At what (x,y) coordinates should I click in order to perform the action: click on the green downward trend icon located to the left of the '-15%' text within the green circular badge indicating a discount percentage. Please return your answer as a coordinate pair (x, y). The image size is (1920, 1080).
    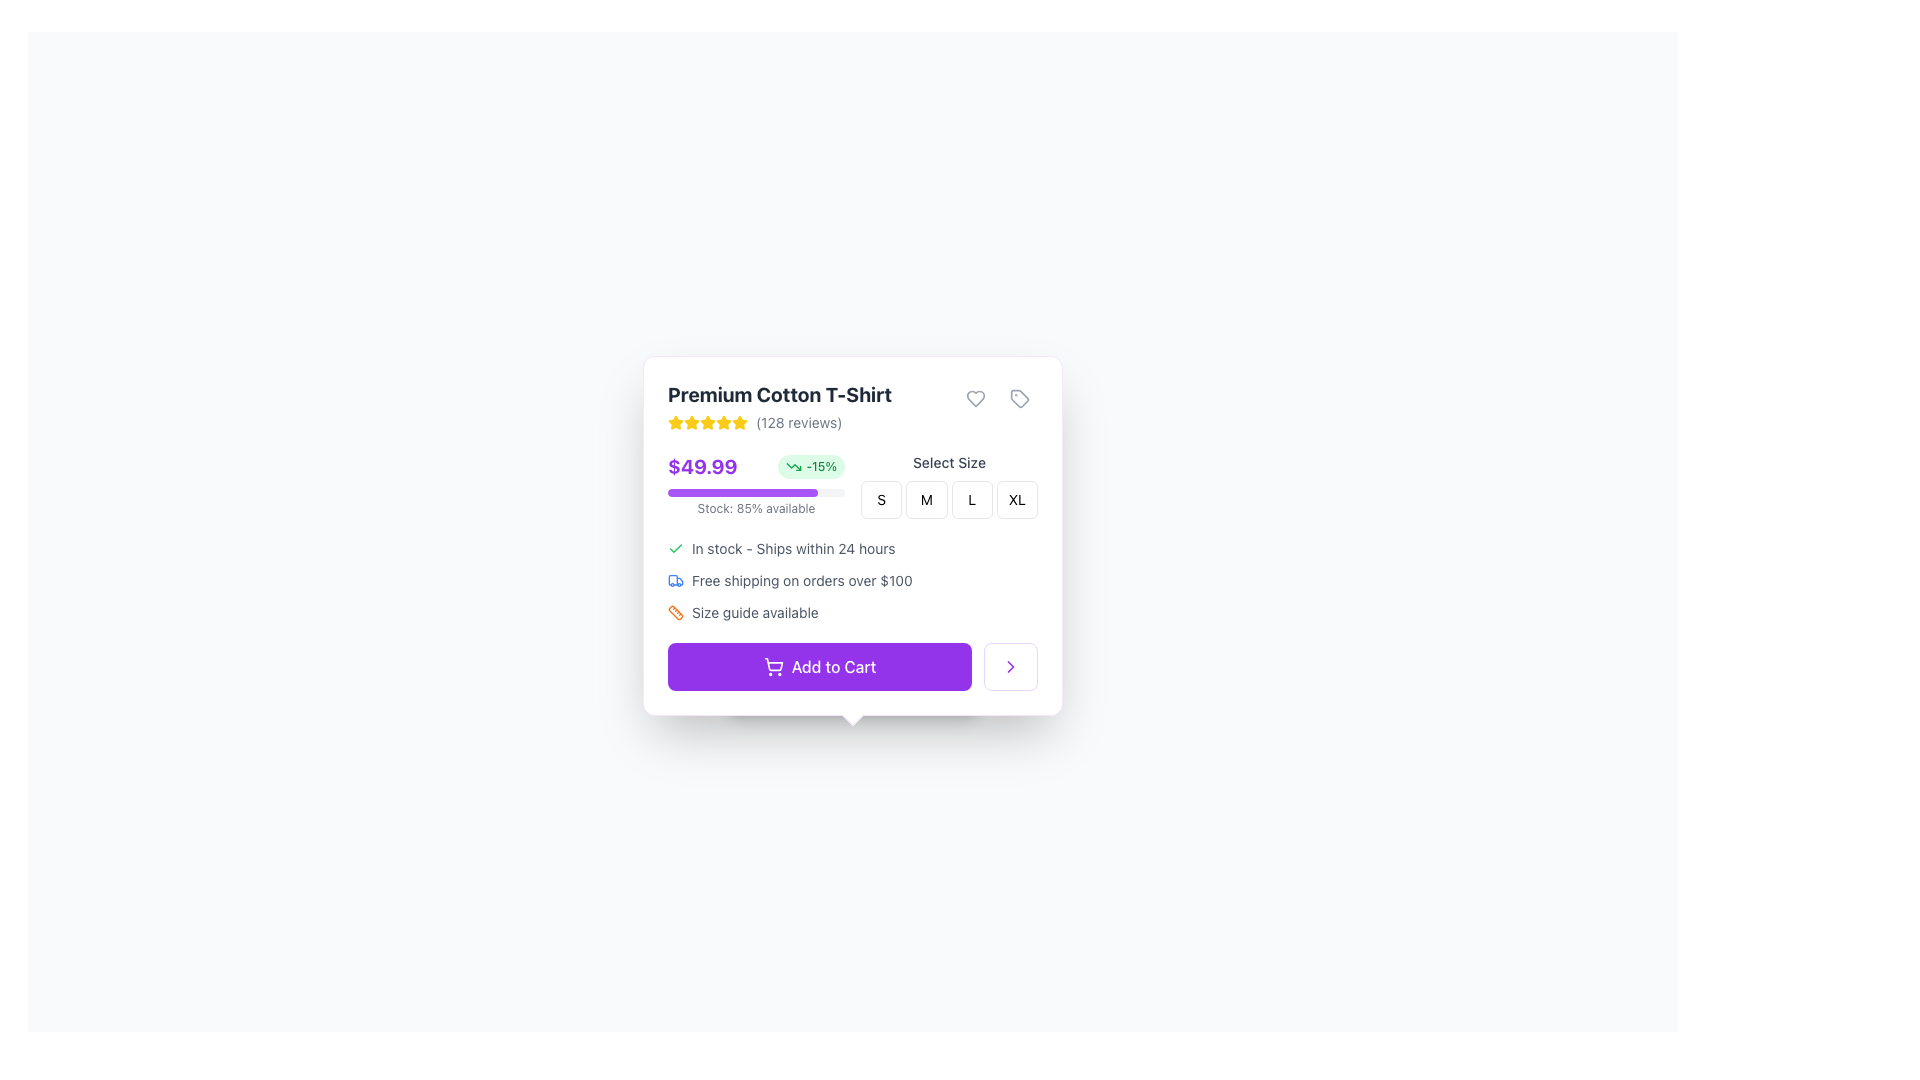
    Looking at the image, I should click on (793, 466).